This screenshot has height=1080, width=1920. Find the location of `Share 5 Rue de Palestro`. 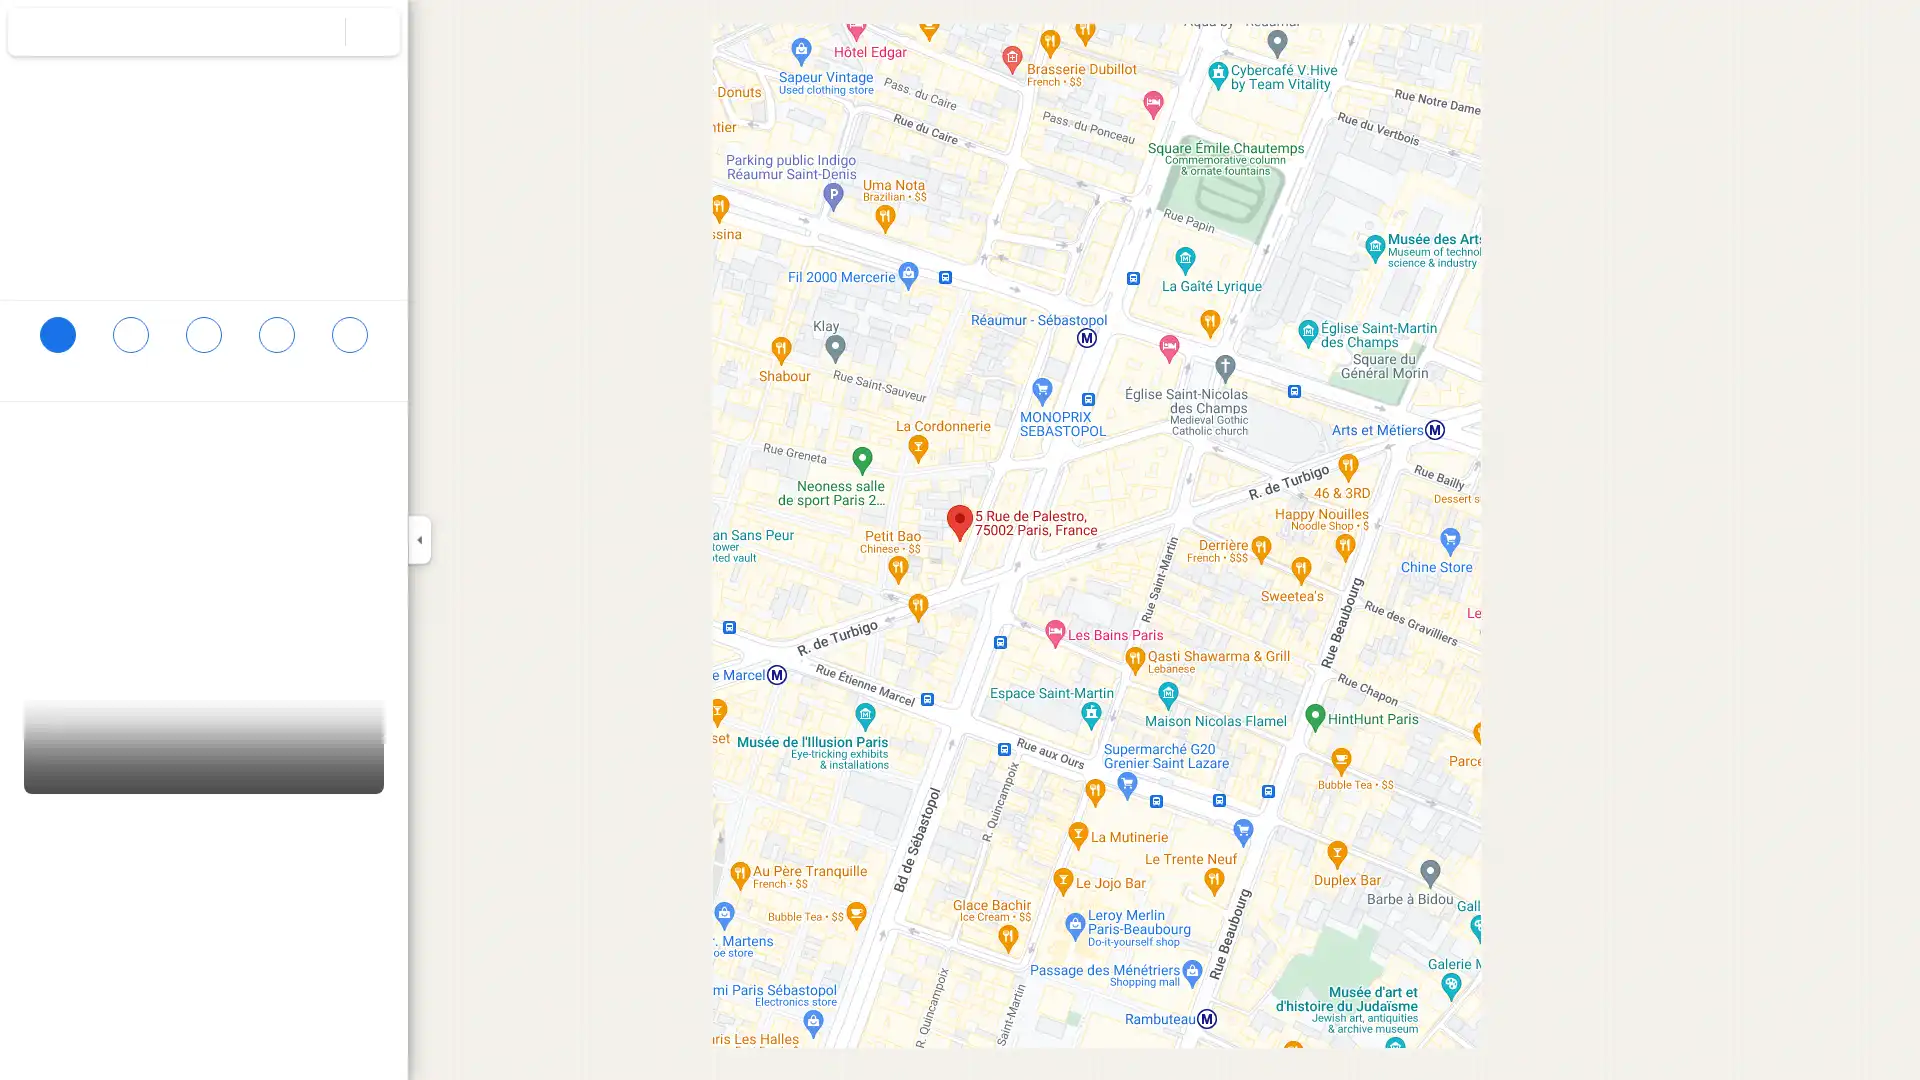

Share 5 Rue de Palestro is located at coordinates (349, 342).